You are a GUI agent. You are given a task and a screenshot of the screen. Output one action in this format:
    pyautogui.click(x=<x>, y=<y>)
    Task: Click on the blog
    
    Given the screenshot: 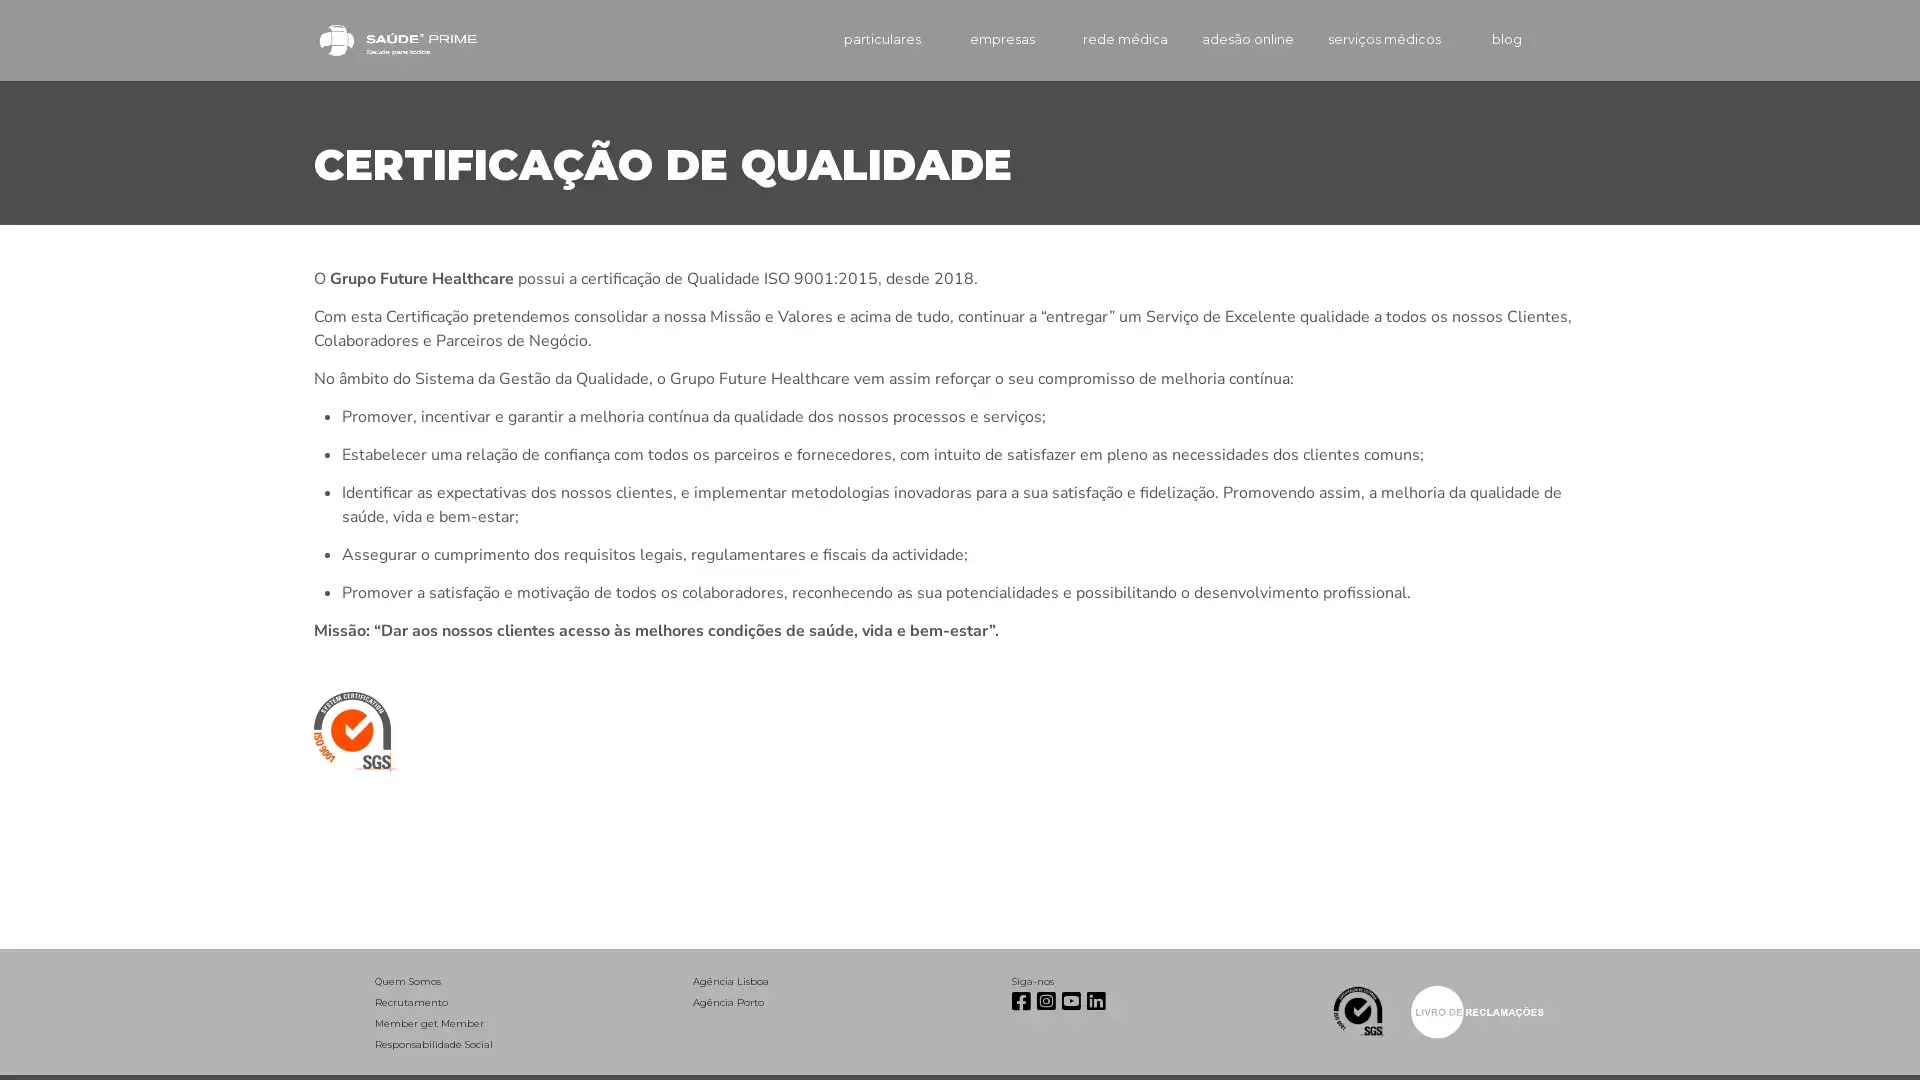 What is the action you would take?
    pyautogui.click(x=1489, y=39)
    